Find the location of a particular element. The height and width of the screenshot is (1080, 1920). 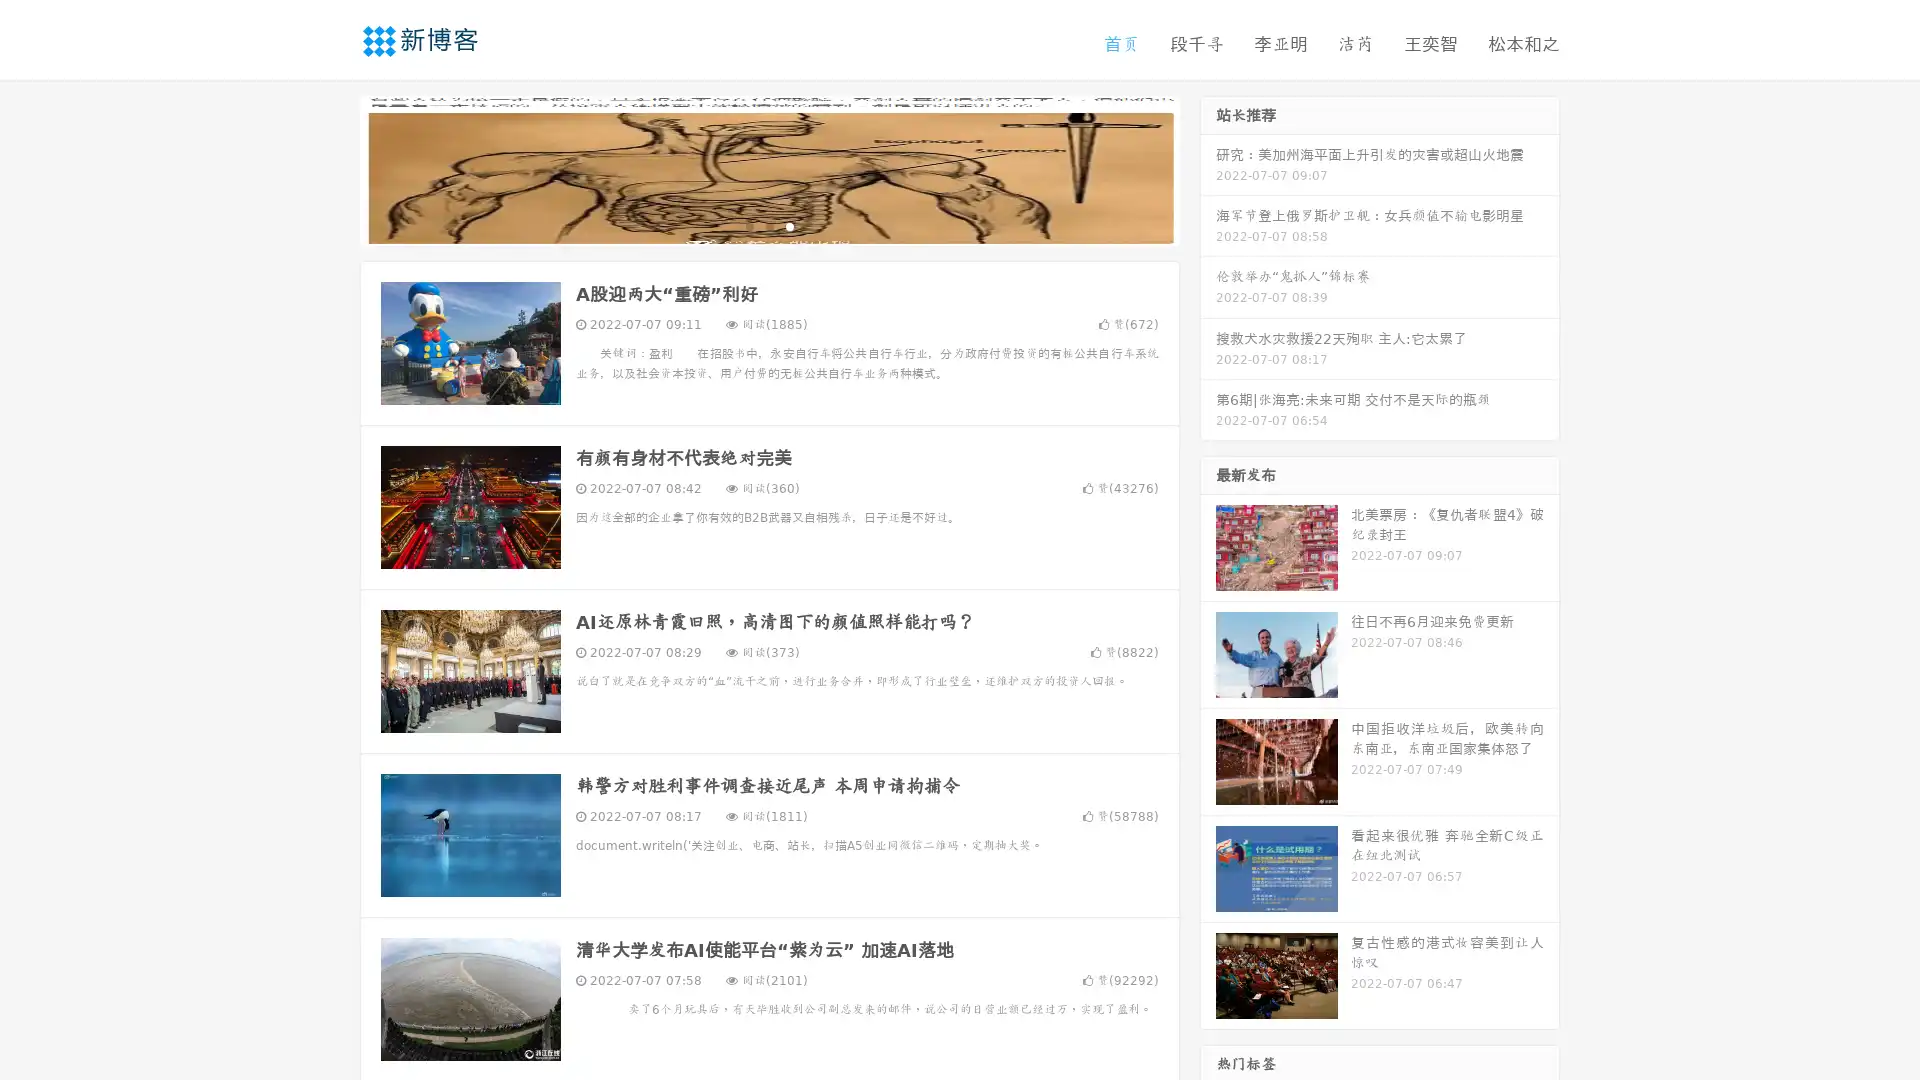

Go to slide 2 is located at coordinates (768, 225).